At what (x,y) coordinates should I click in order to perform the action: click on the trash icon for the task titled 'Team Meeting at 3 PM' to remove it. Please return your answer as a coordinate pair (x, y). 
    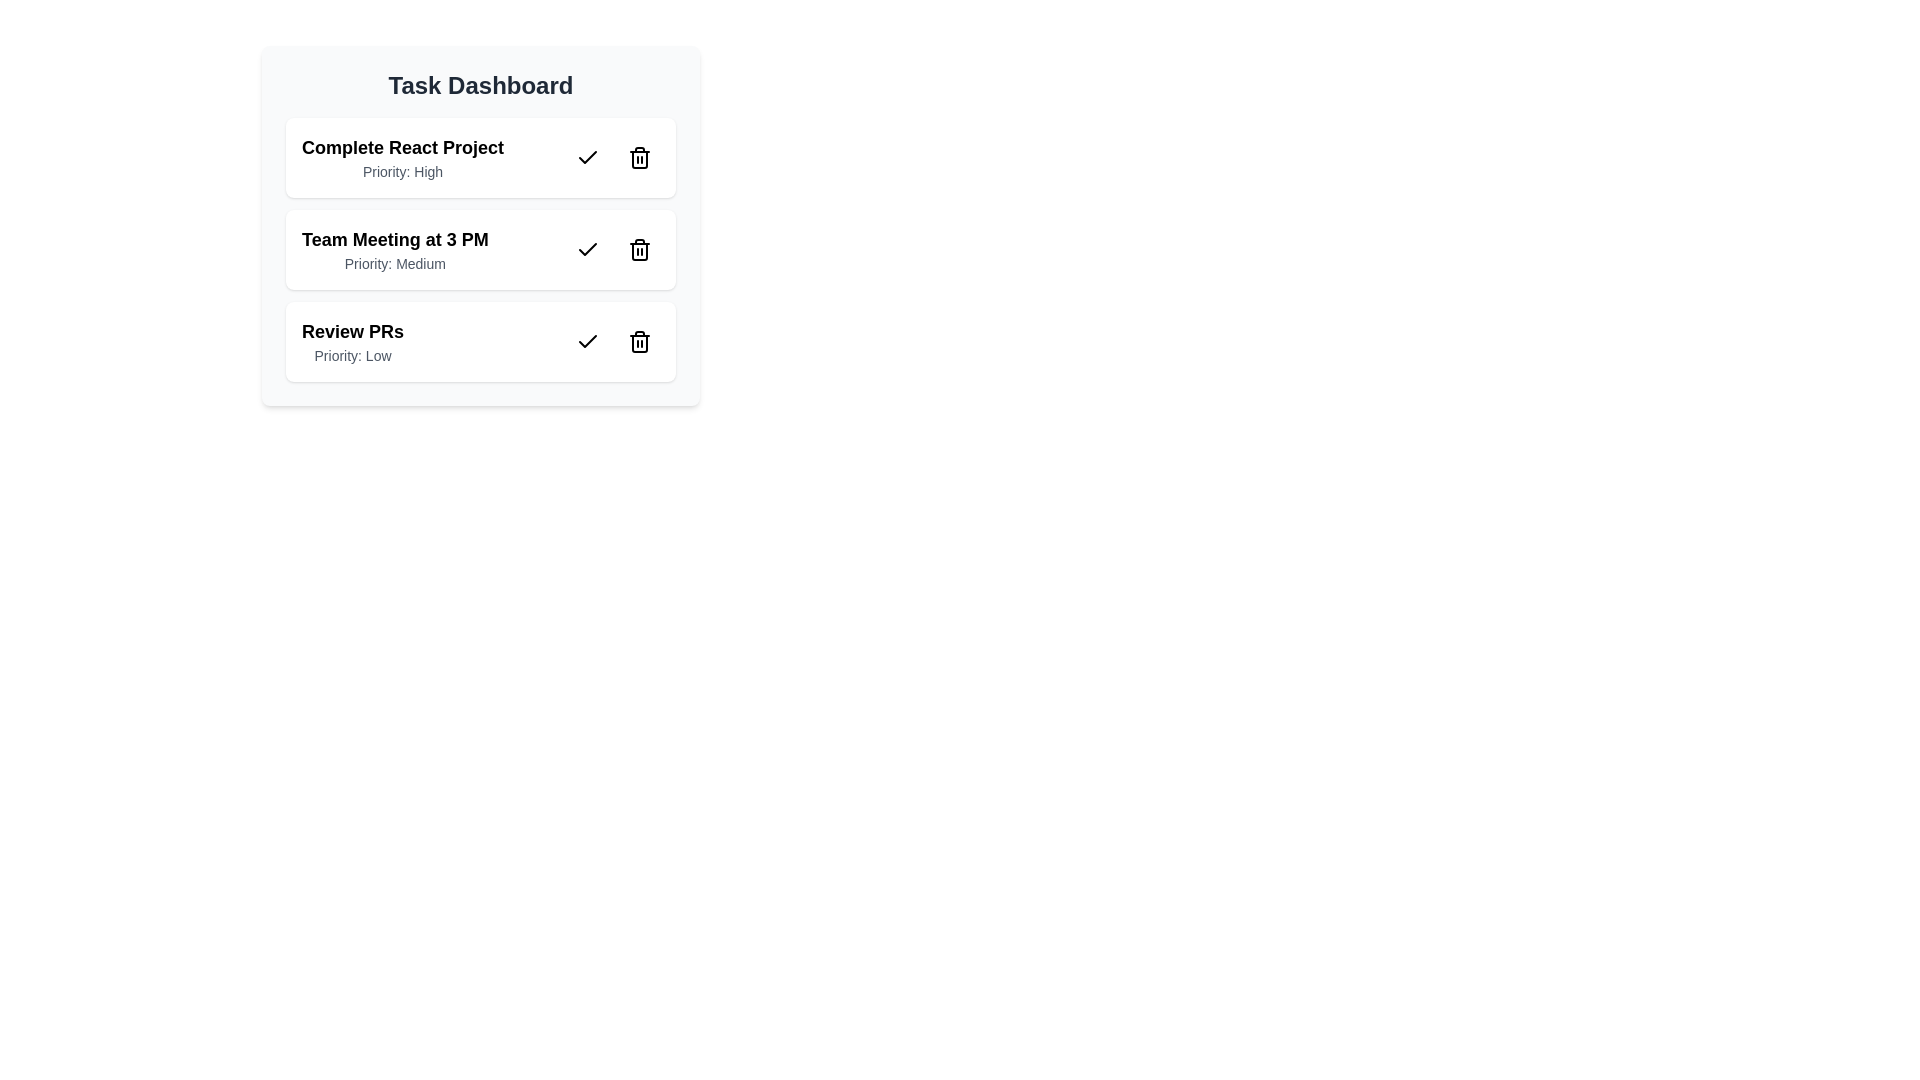
    Looking at the image, I should click on (638, 249).